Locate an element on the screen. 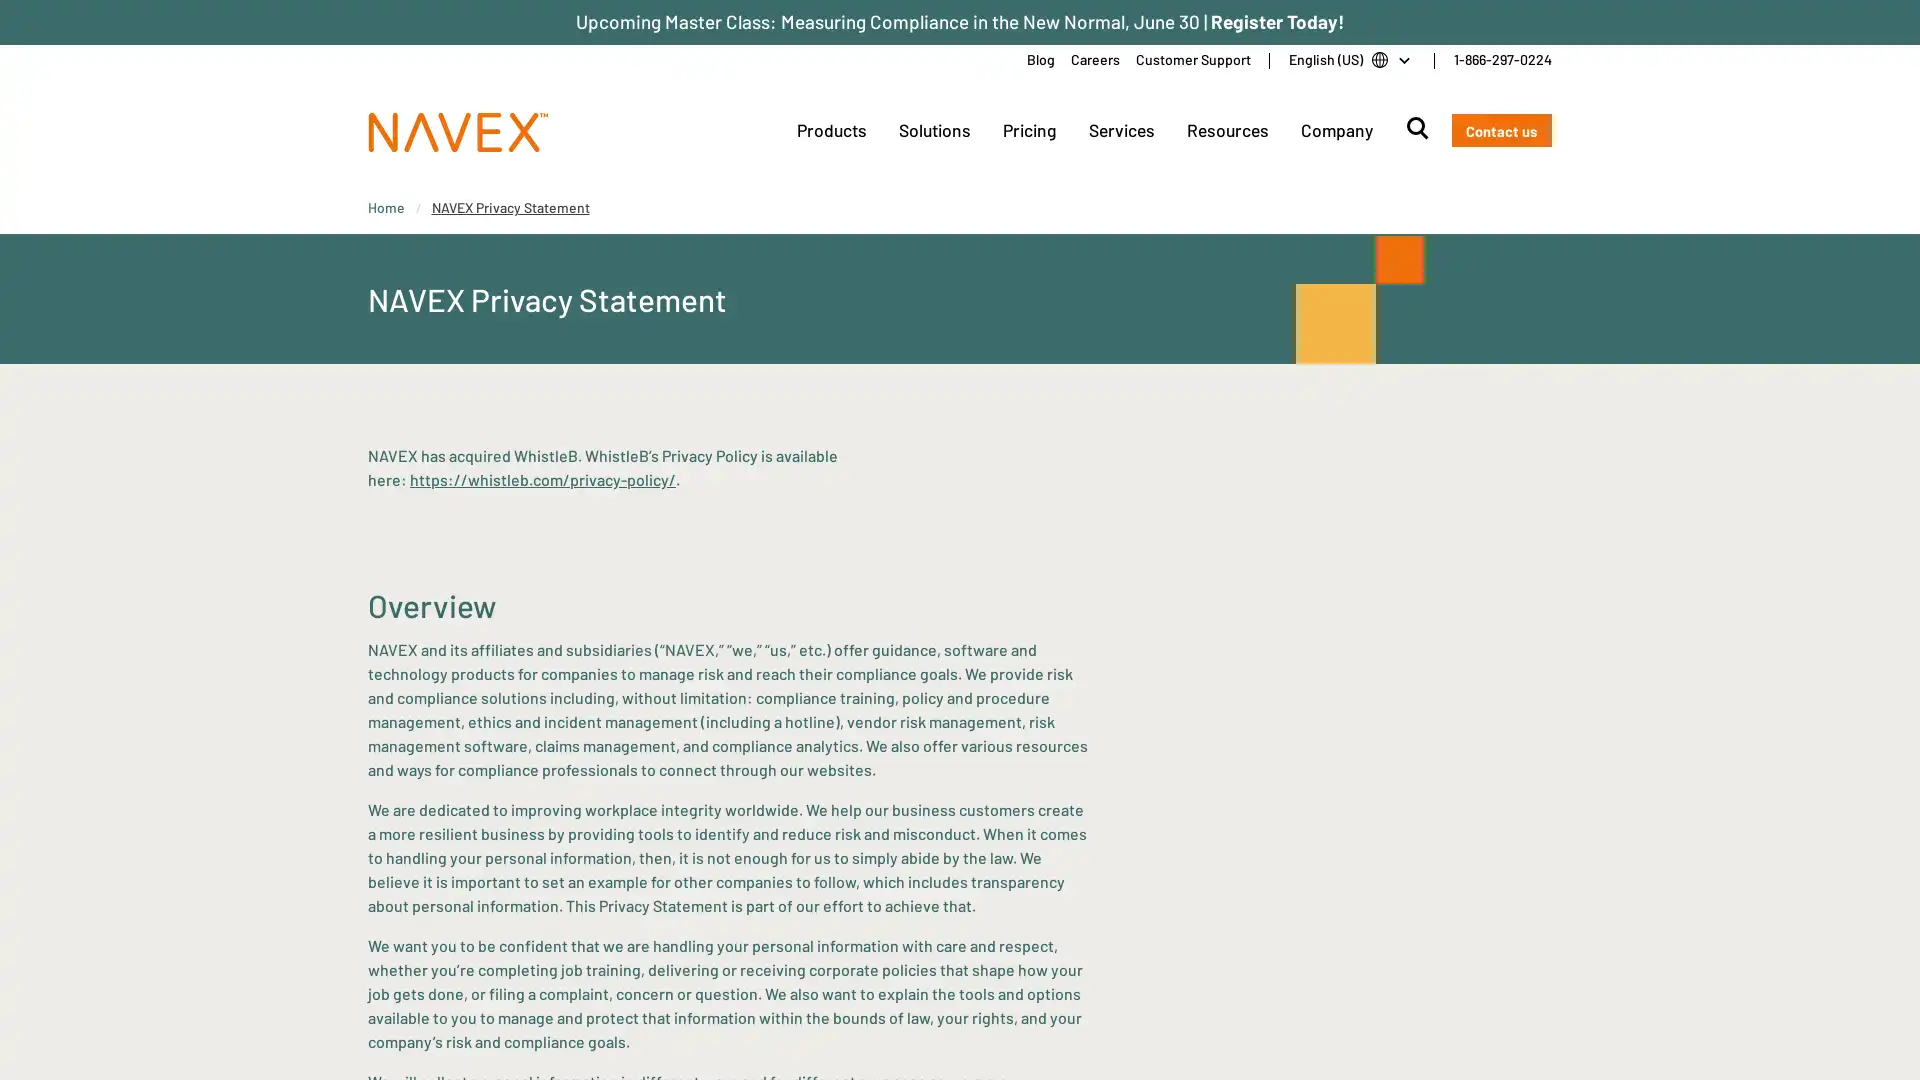  Resources is located at coordinates (1226, 130).